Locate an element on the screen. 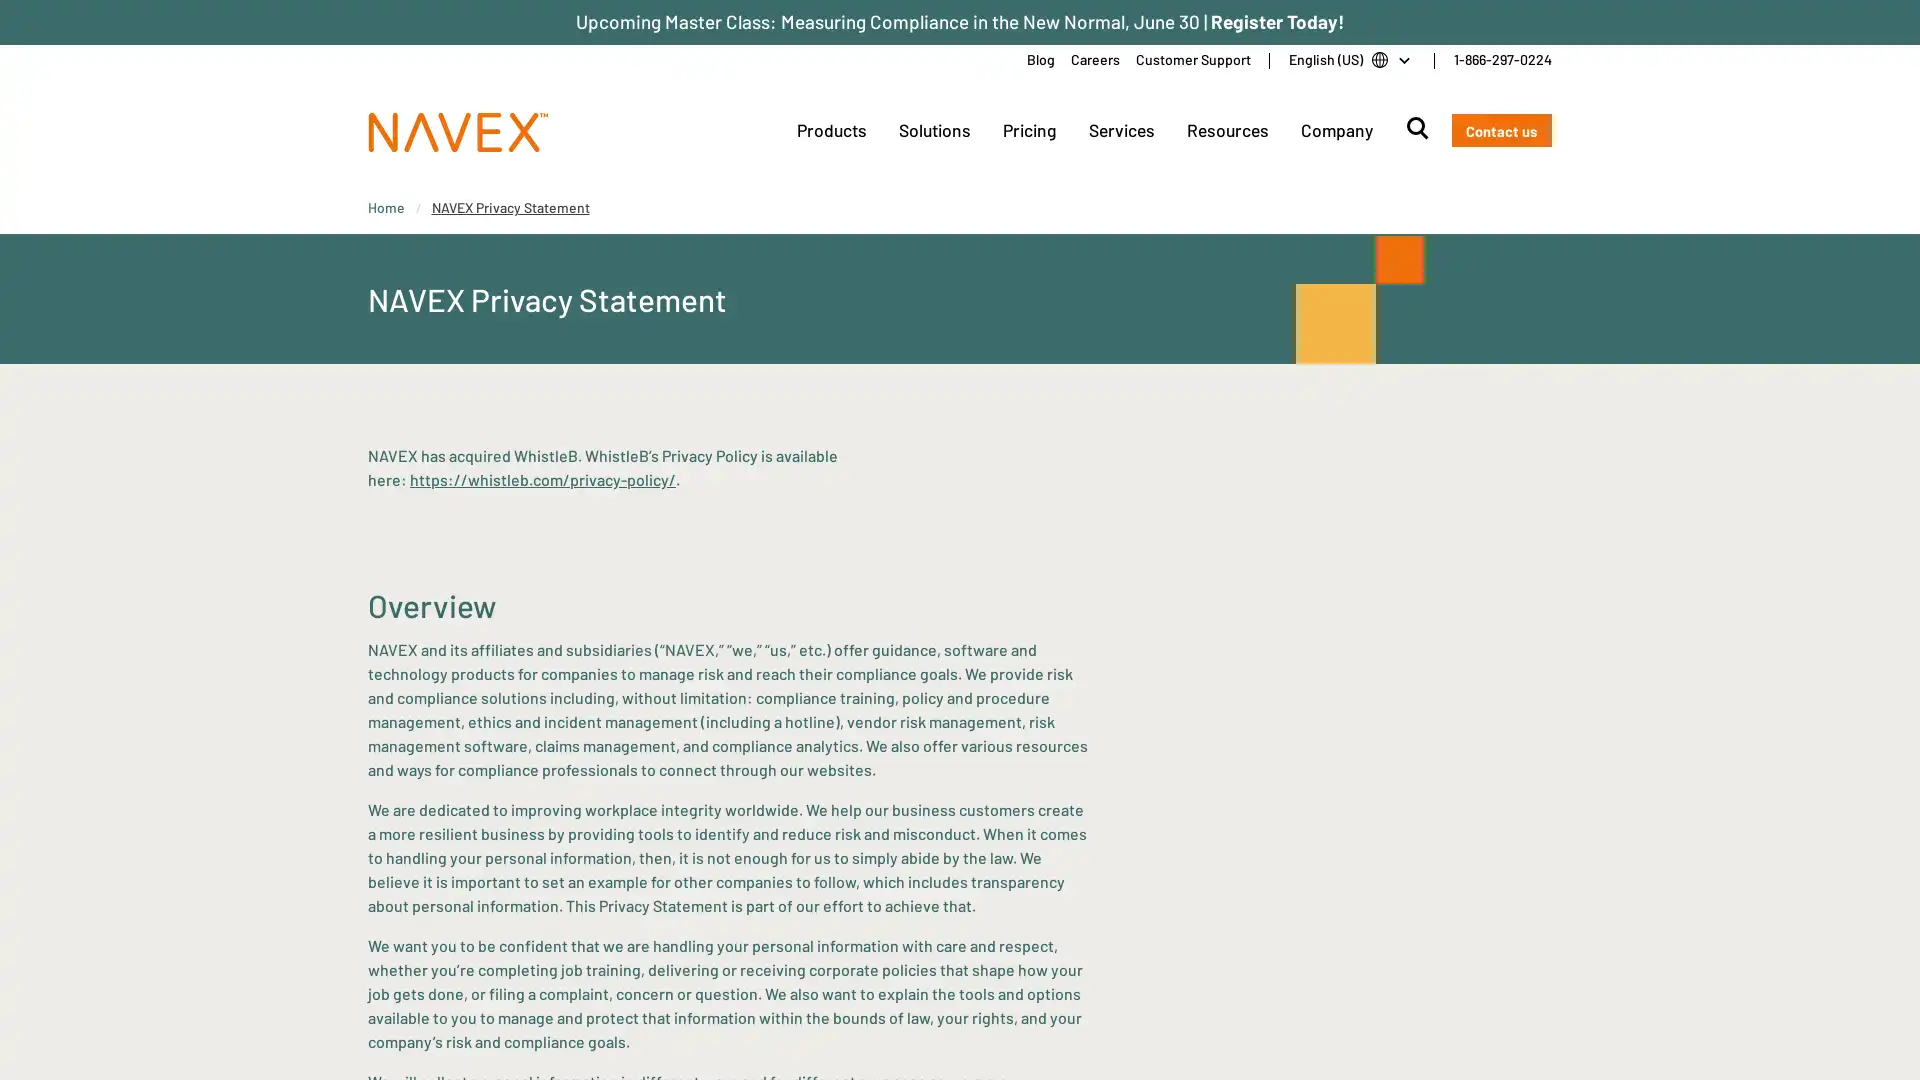  Resources is located at coordinates (1226, 130).